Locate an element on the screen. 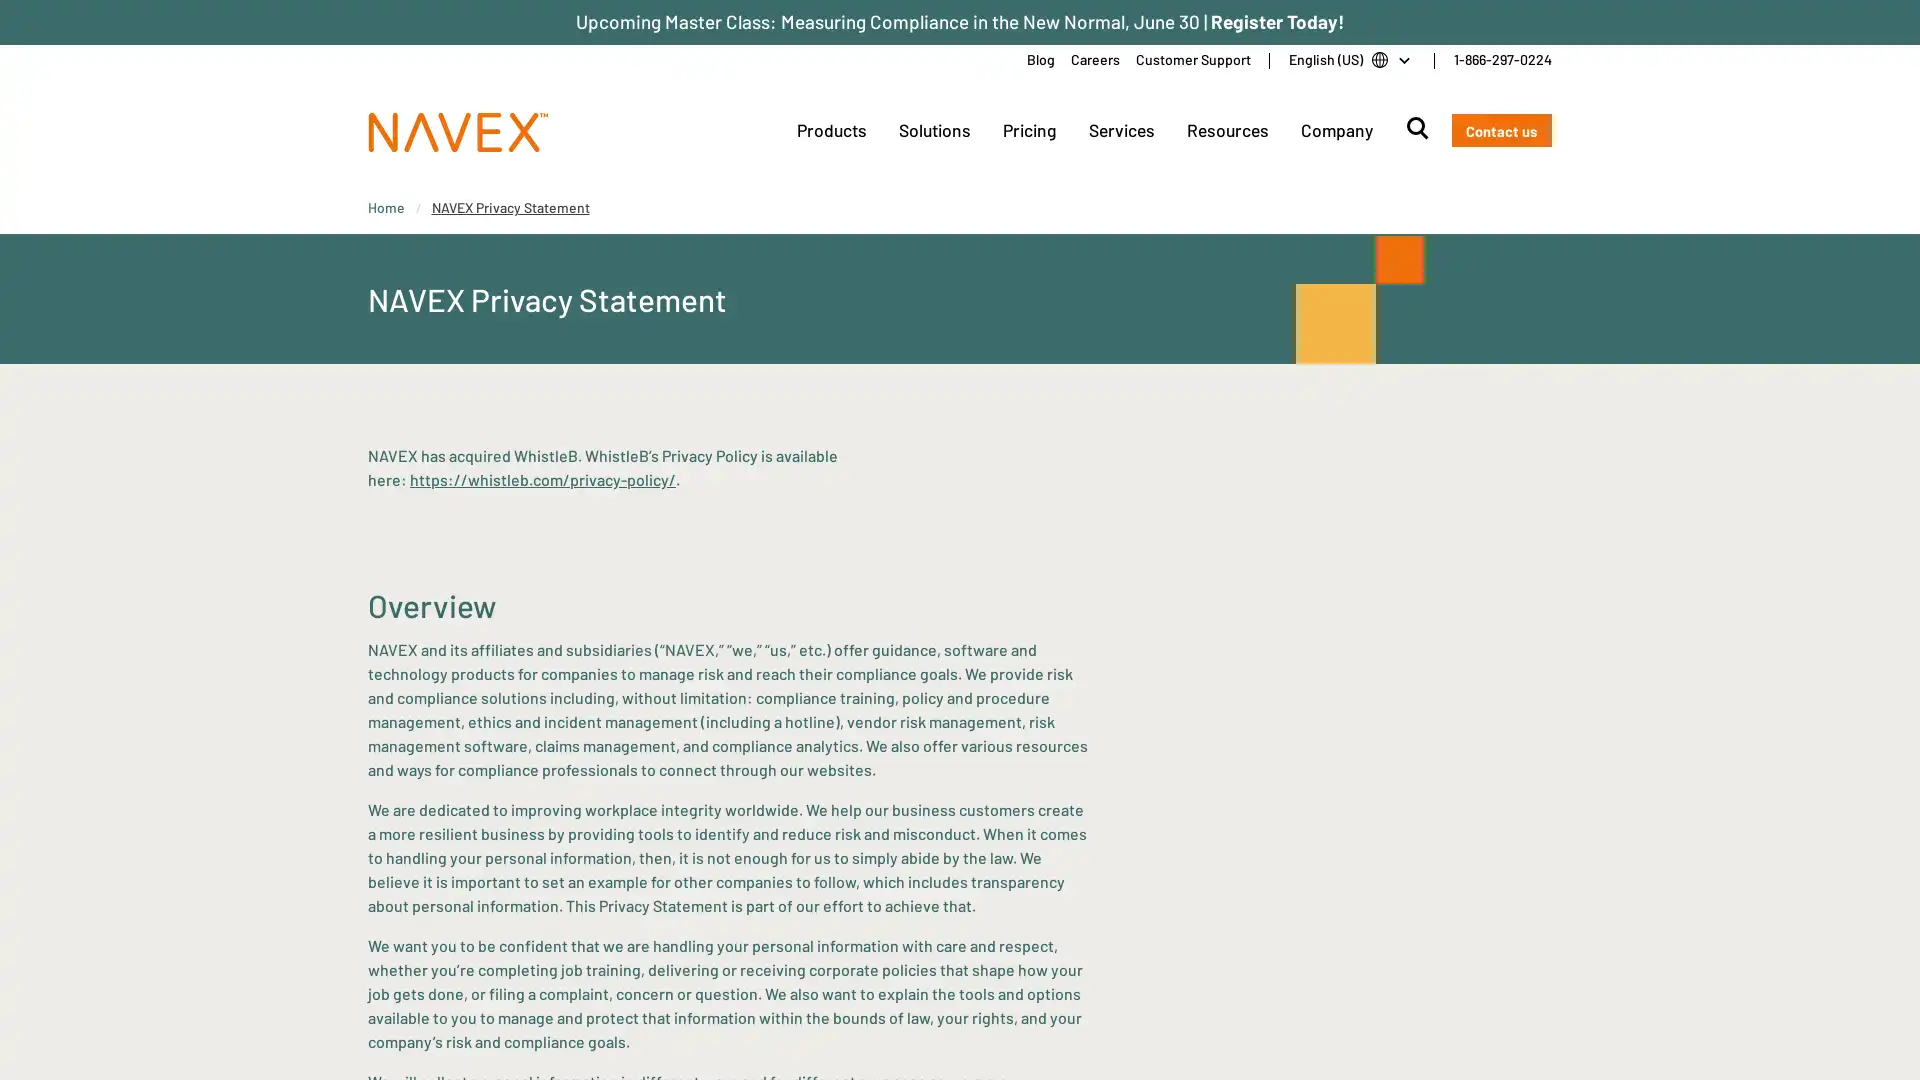  Resources is located at coordinates (1226, 130).